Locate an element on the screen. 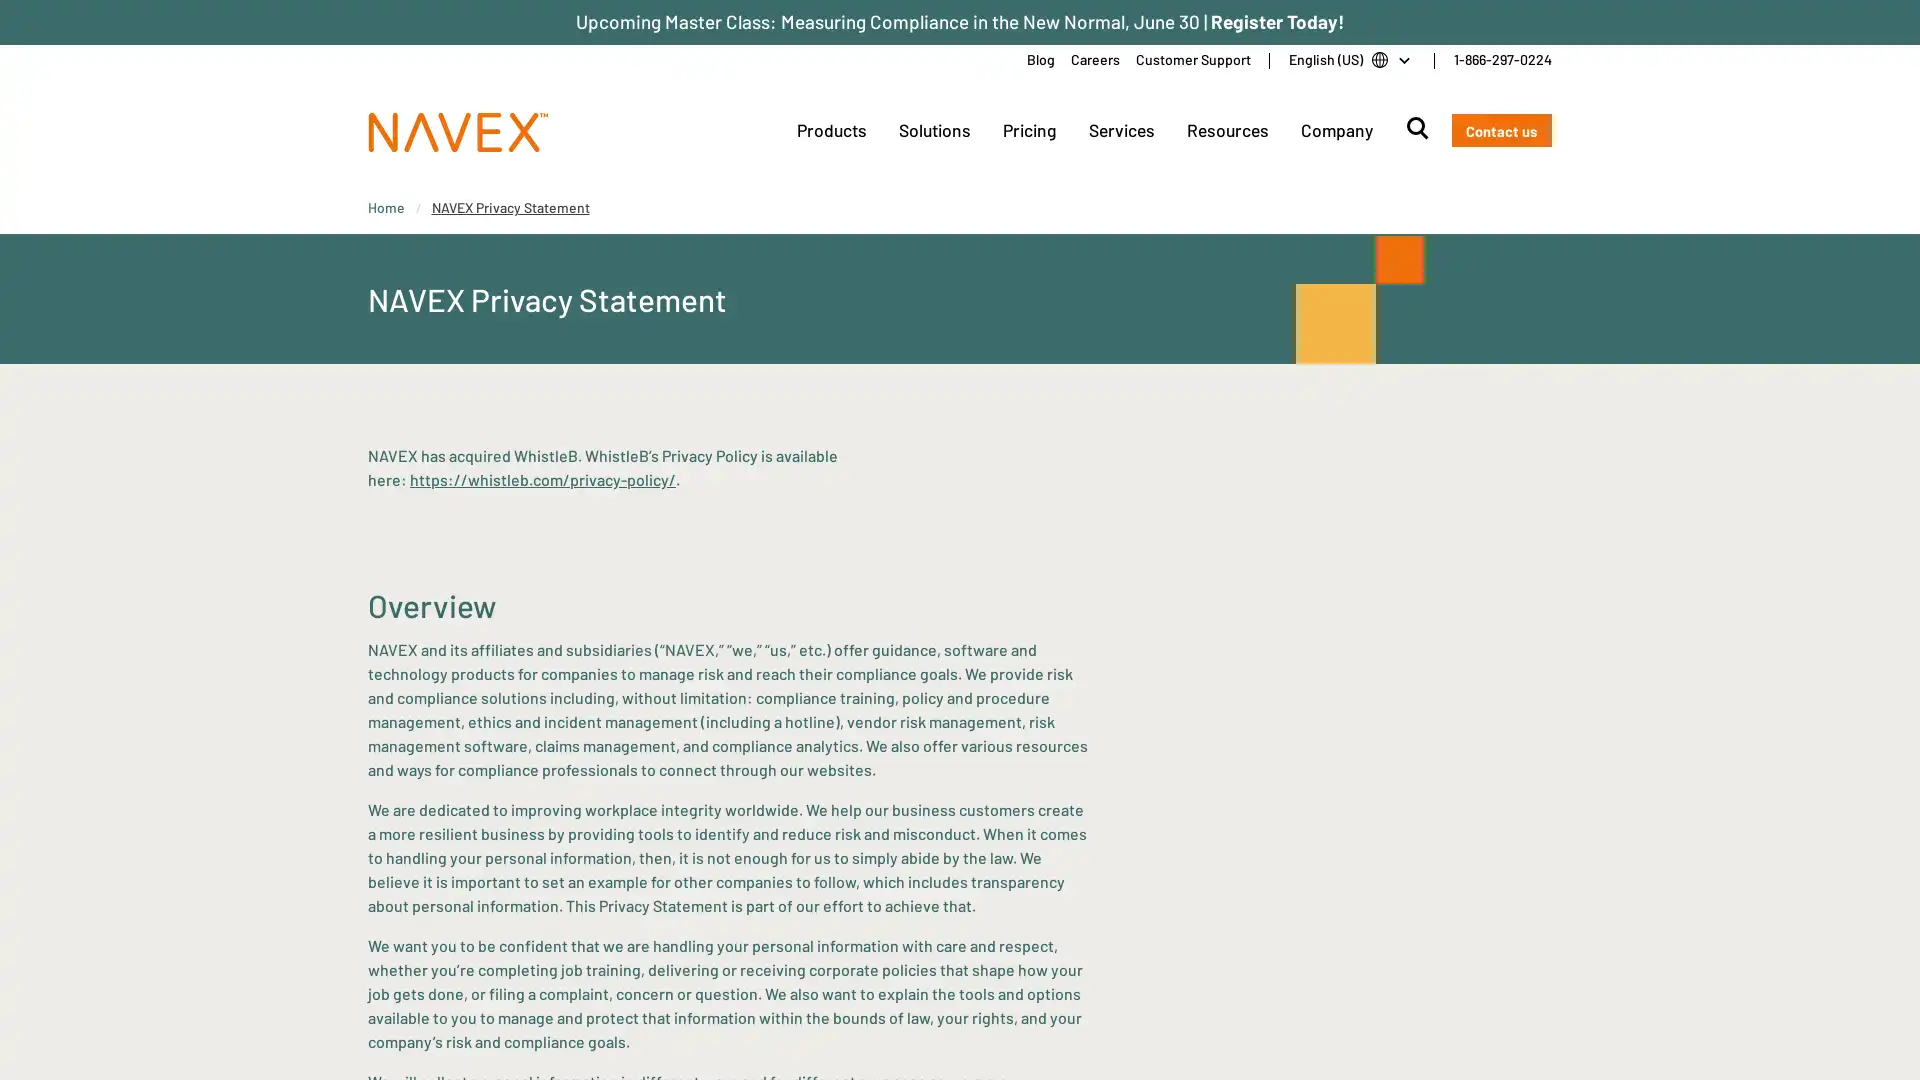  Resources is located at coordinates (1226, 130).